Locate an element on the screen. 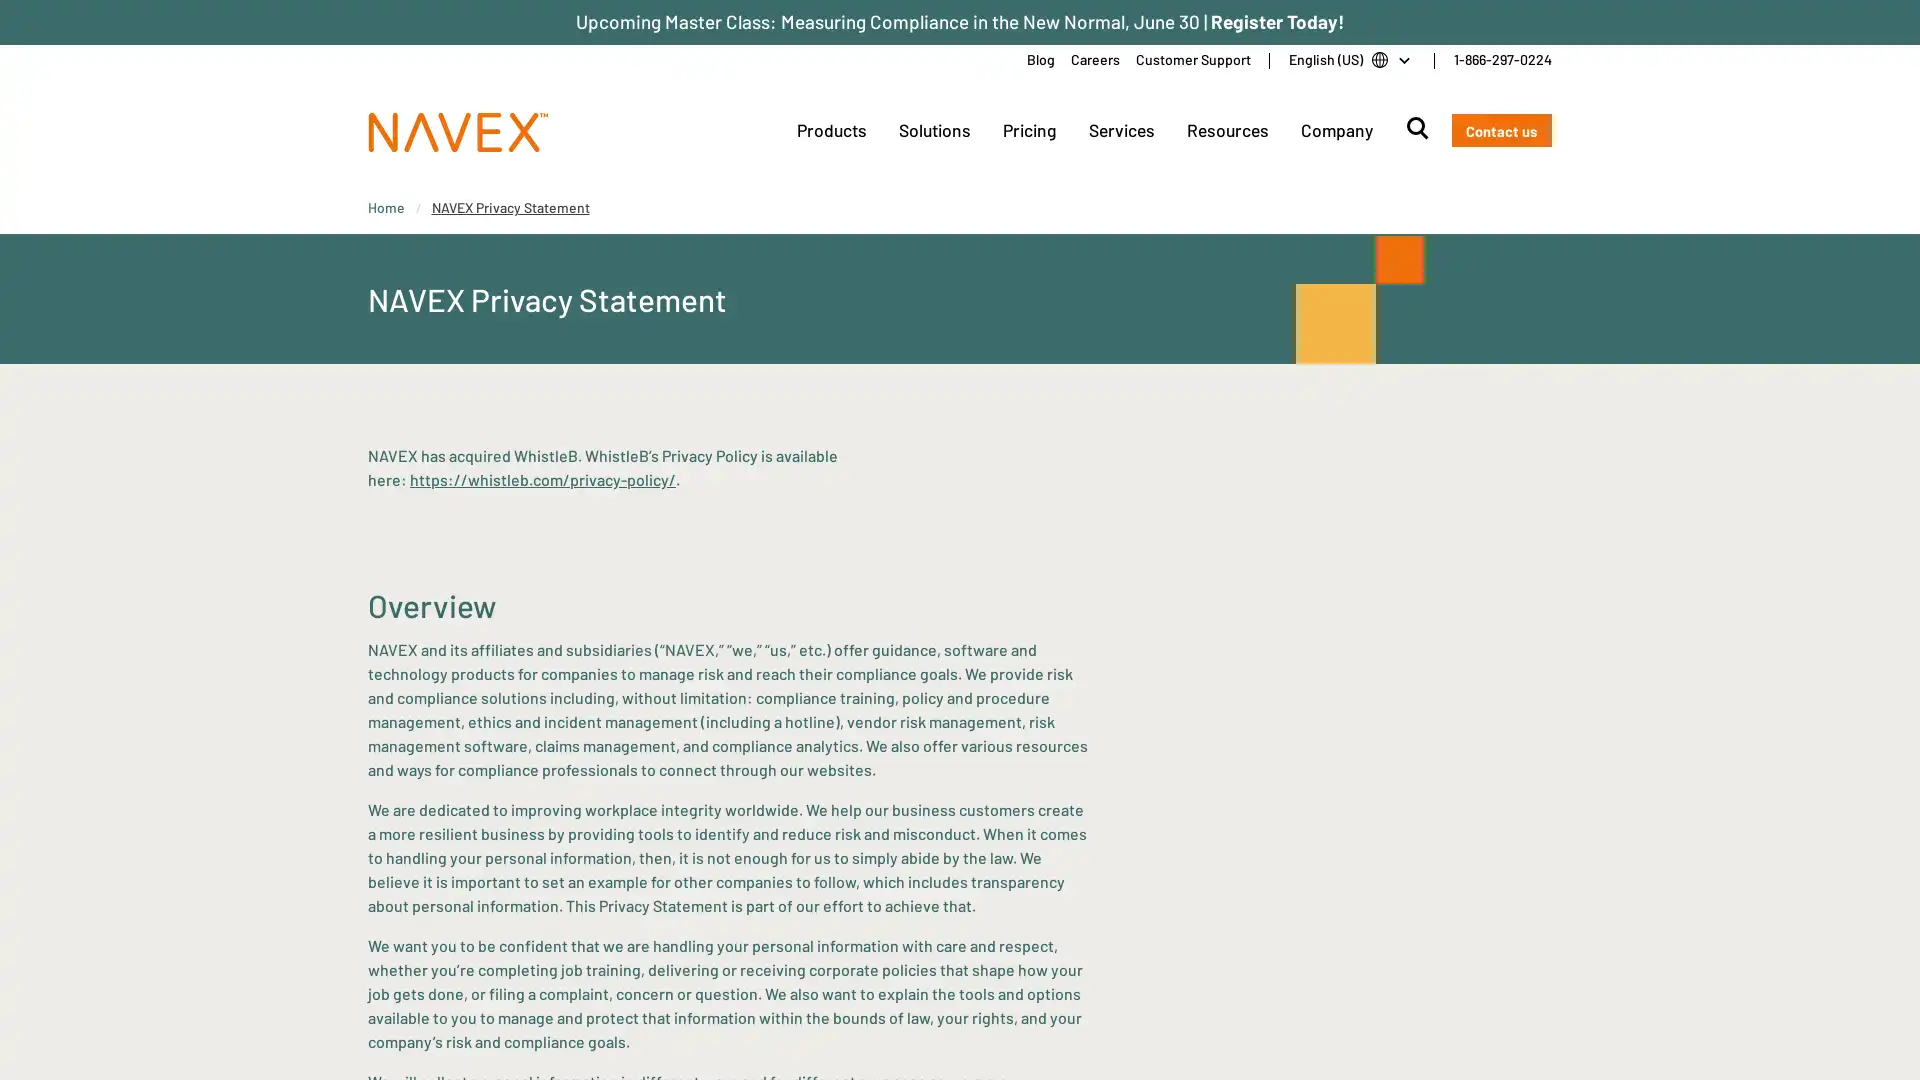  Resources is located at coordinates (1226, 130).